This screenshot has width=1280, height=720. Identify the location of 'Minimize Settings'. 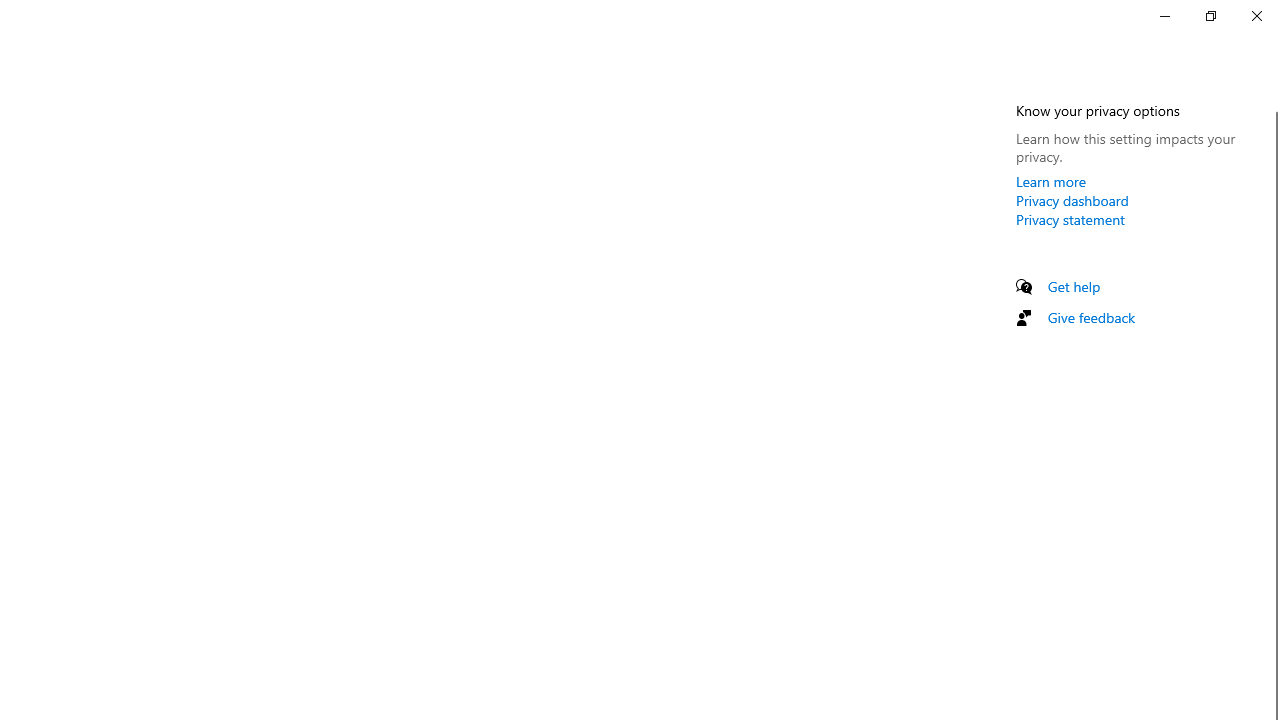
(1164, 15).